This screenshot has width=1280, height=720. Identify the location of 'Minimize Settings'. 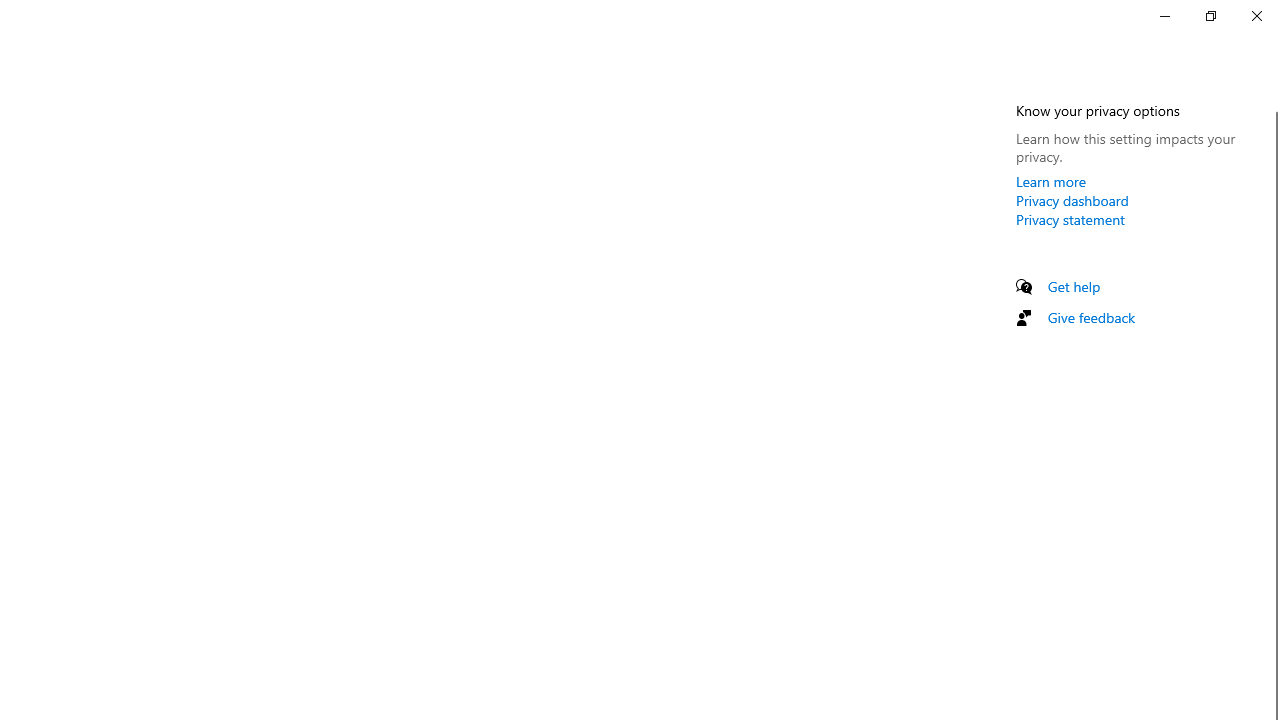
(1164, 15).